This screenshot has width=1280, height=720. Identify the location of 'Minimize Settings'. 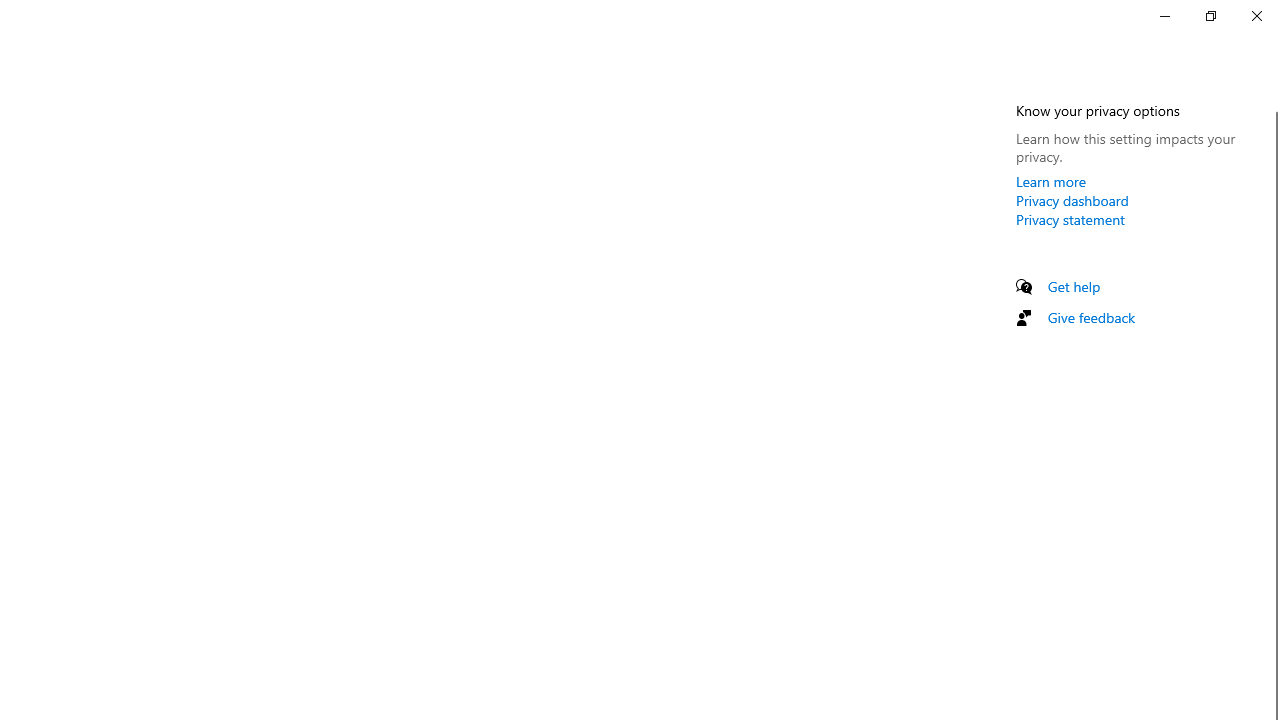
(1164, 15).